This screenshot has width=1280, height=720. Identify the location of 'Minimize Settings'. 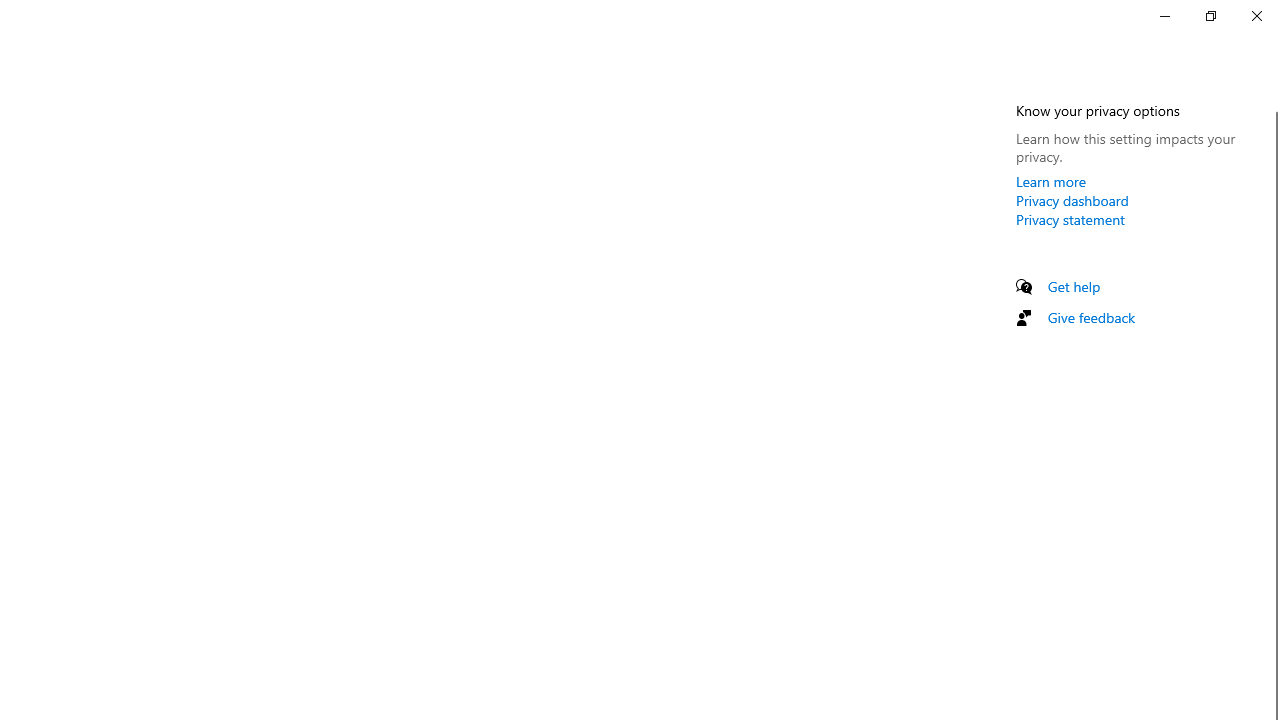
(1164, 15).